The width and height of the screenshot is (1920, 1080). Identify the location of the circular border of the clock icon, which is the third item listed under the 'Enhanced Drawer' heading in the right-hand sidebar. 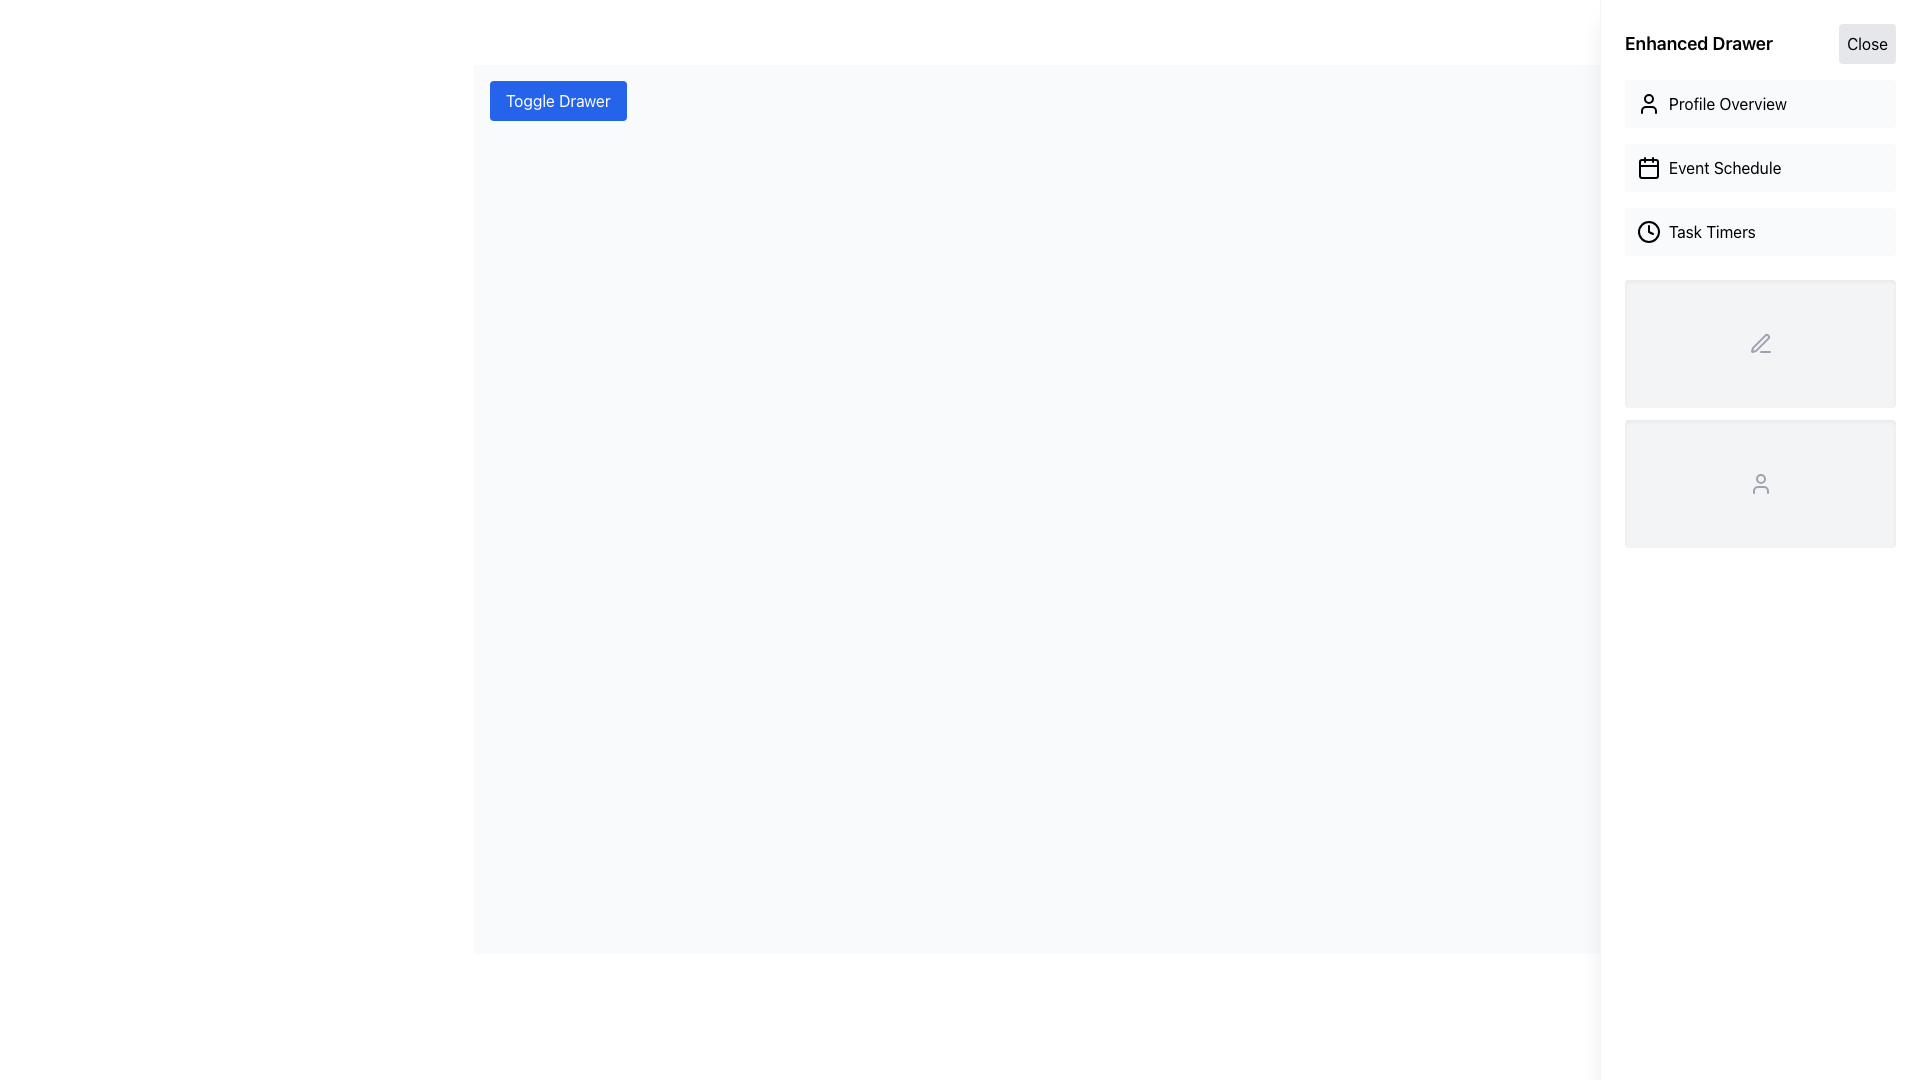
(1649, 230).